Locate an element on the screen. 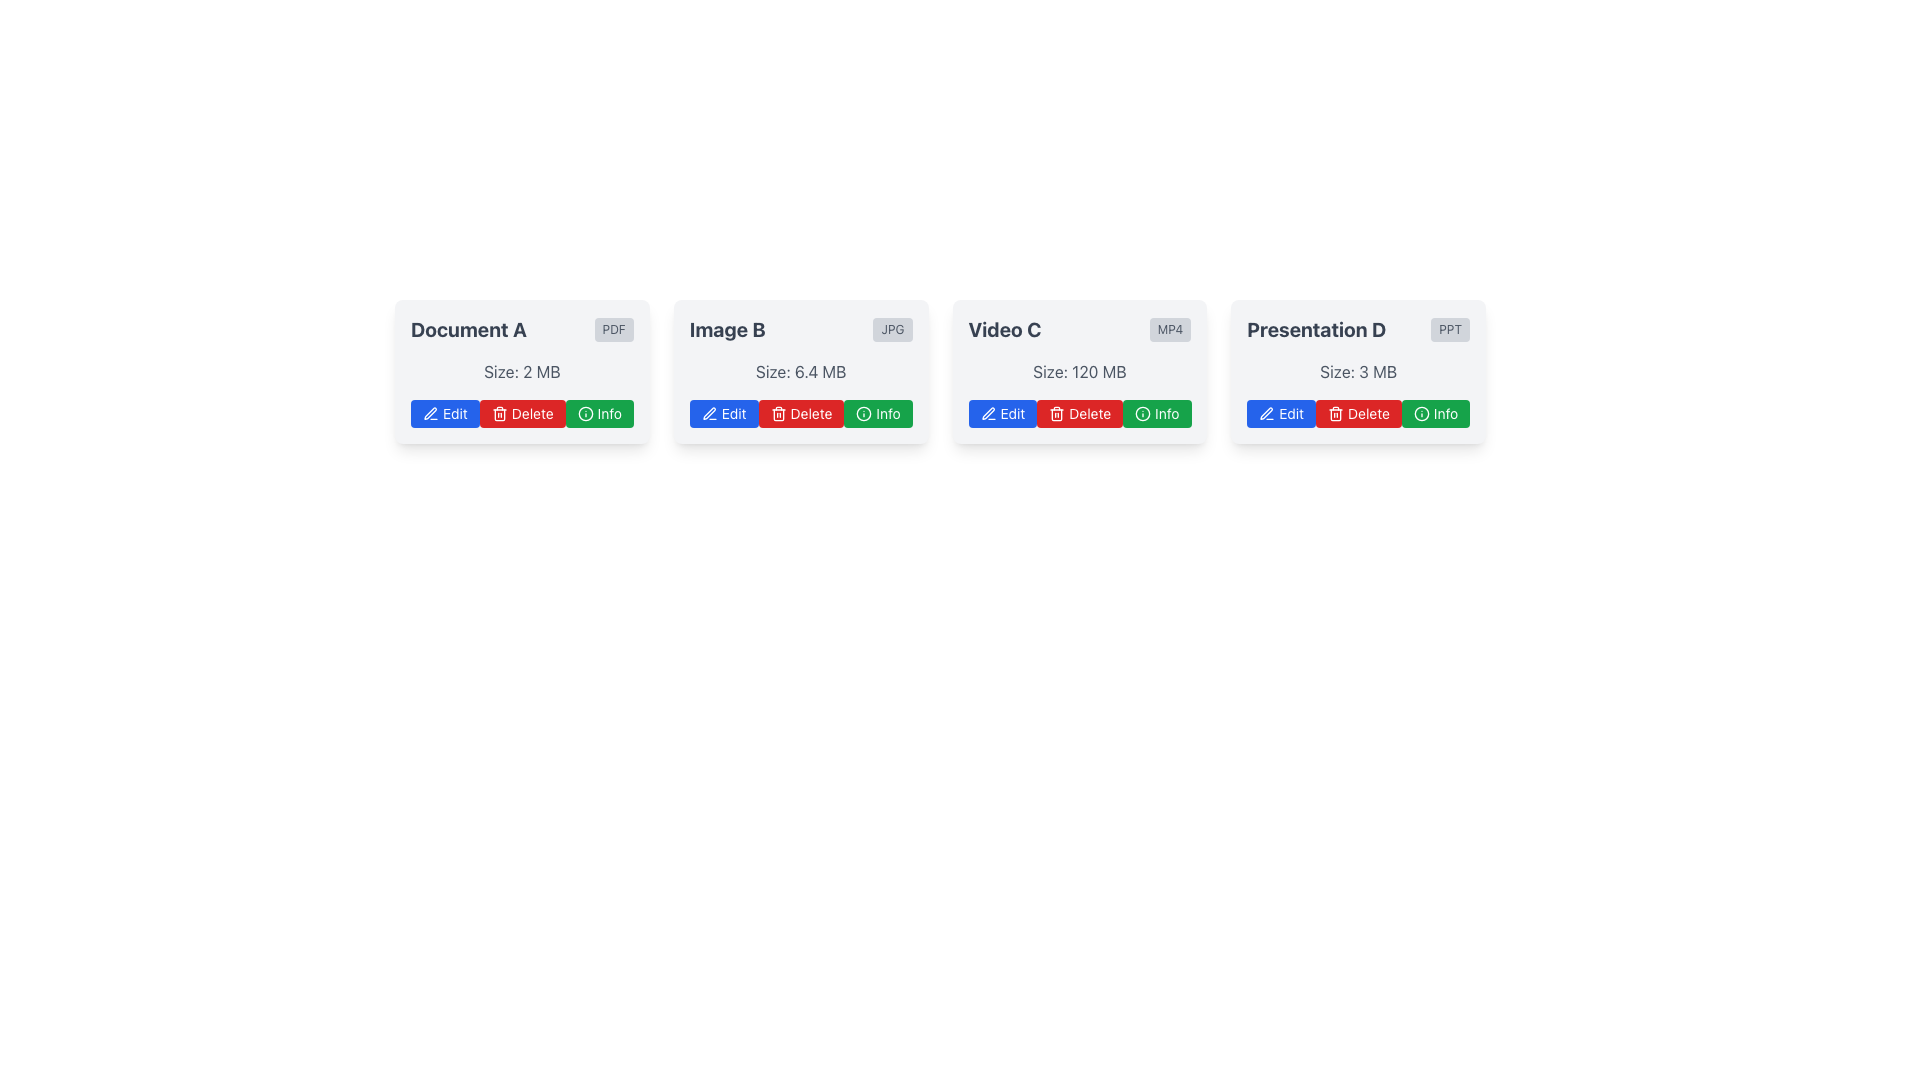 Image resolution: width=1920 pixels, height=1080 pixels. the blue pen icon inside the 'Edit' button at the bottom-left of the first card is located at coordinates (430, 412).